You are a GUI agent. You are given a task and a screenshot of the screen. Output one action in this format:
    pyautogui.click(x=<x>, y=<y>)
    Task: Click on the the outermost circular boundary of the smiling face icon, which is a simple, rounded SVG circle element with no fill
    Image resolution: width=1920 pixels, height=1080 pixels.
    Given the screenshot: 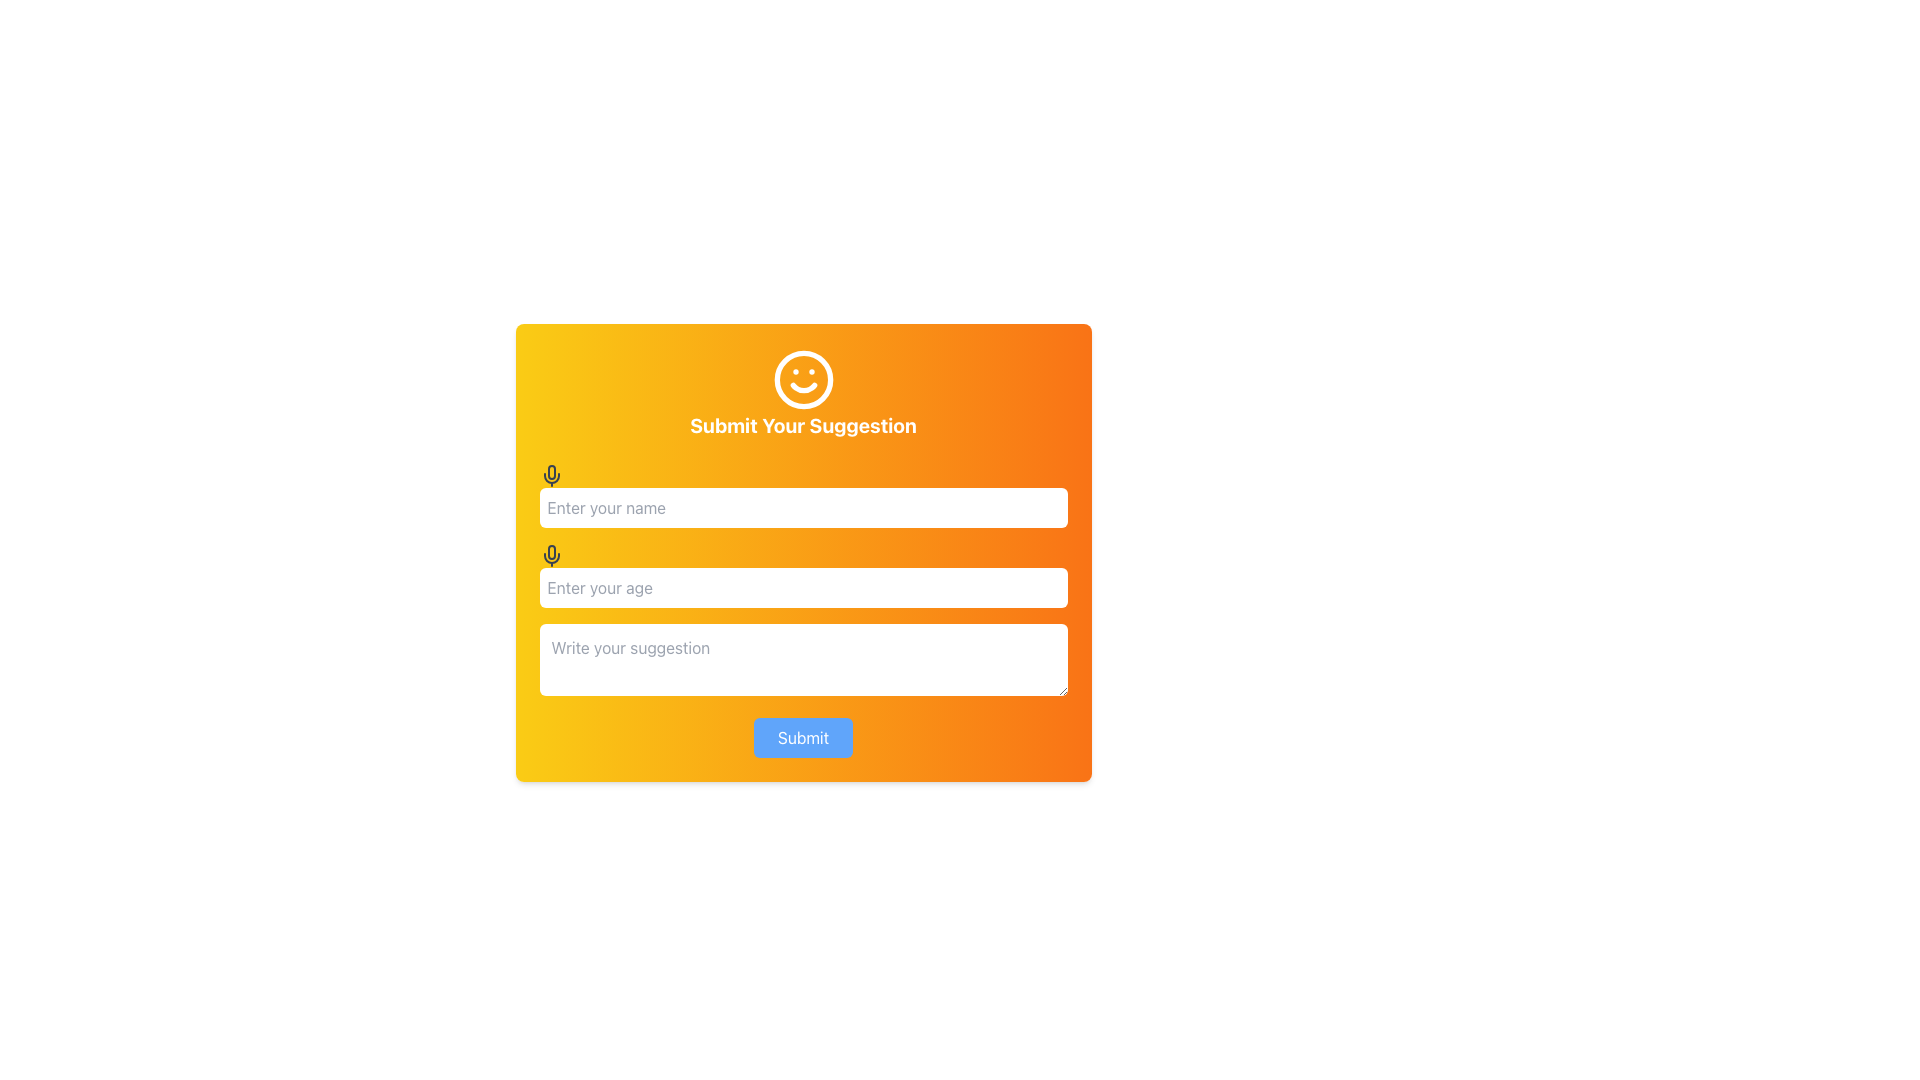 What is the action you would take?
    pyautogui.click(x=803, y=380)
    